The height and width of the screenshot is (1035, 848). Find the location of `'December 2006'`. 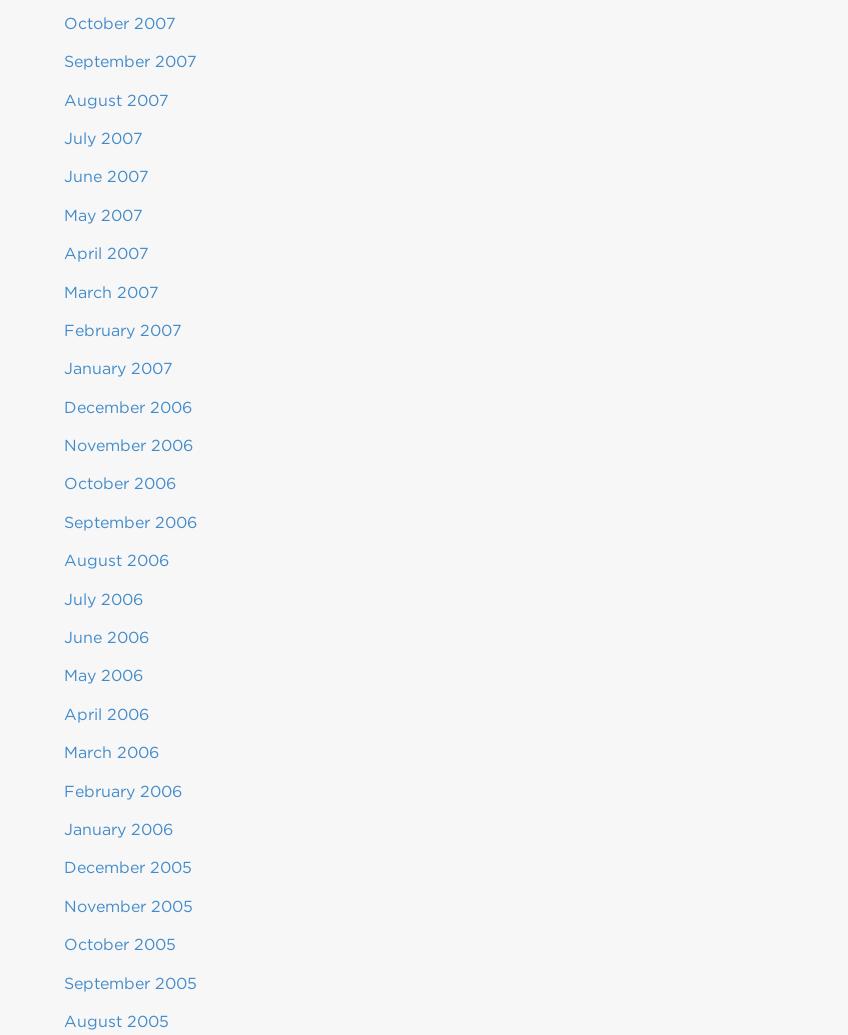

'December 2006' is located at coordinates (126, 406).